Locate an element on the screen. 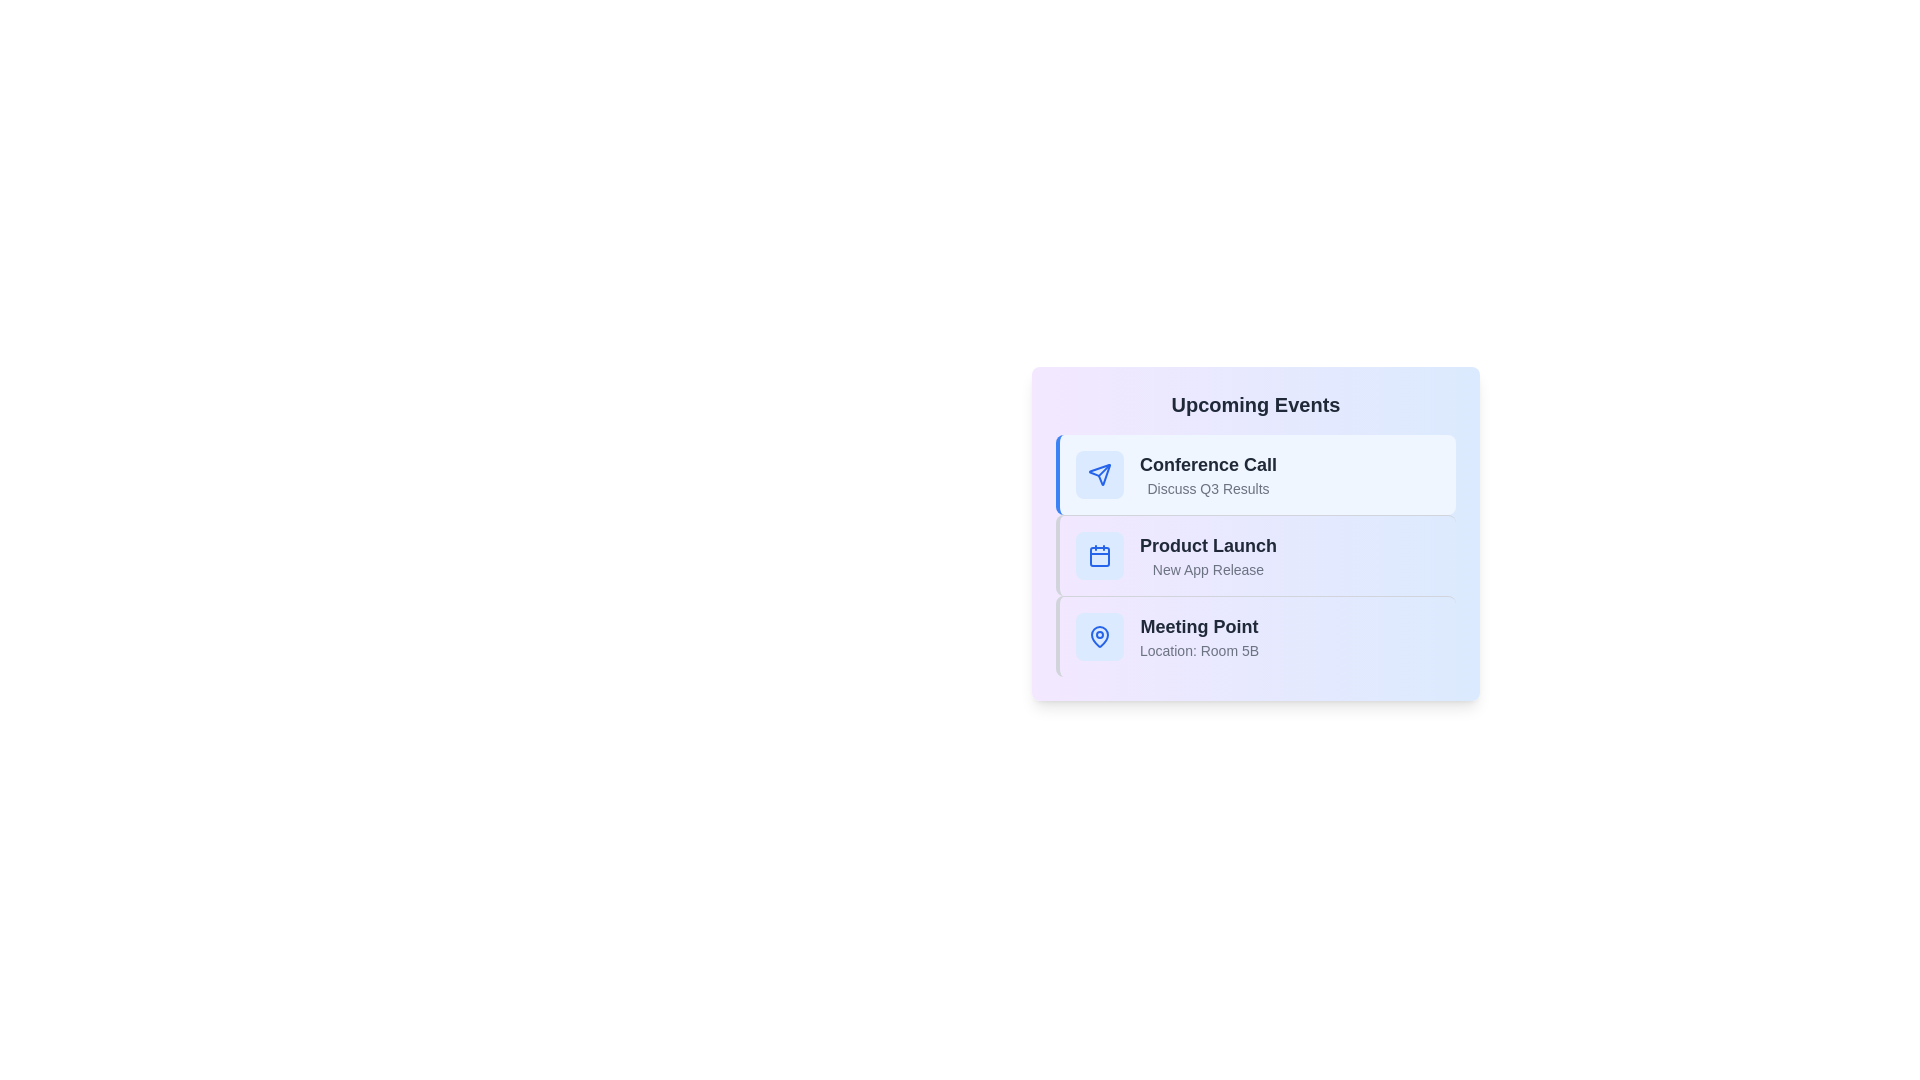 The width and height of the screenshot is (1920, 1080). the icon representing the event type Conference Call is located at coordinates (1098, 474).